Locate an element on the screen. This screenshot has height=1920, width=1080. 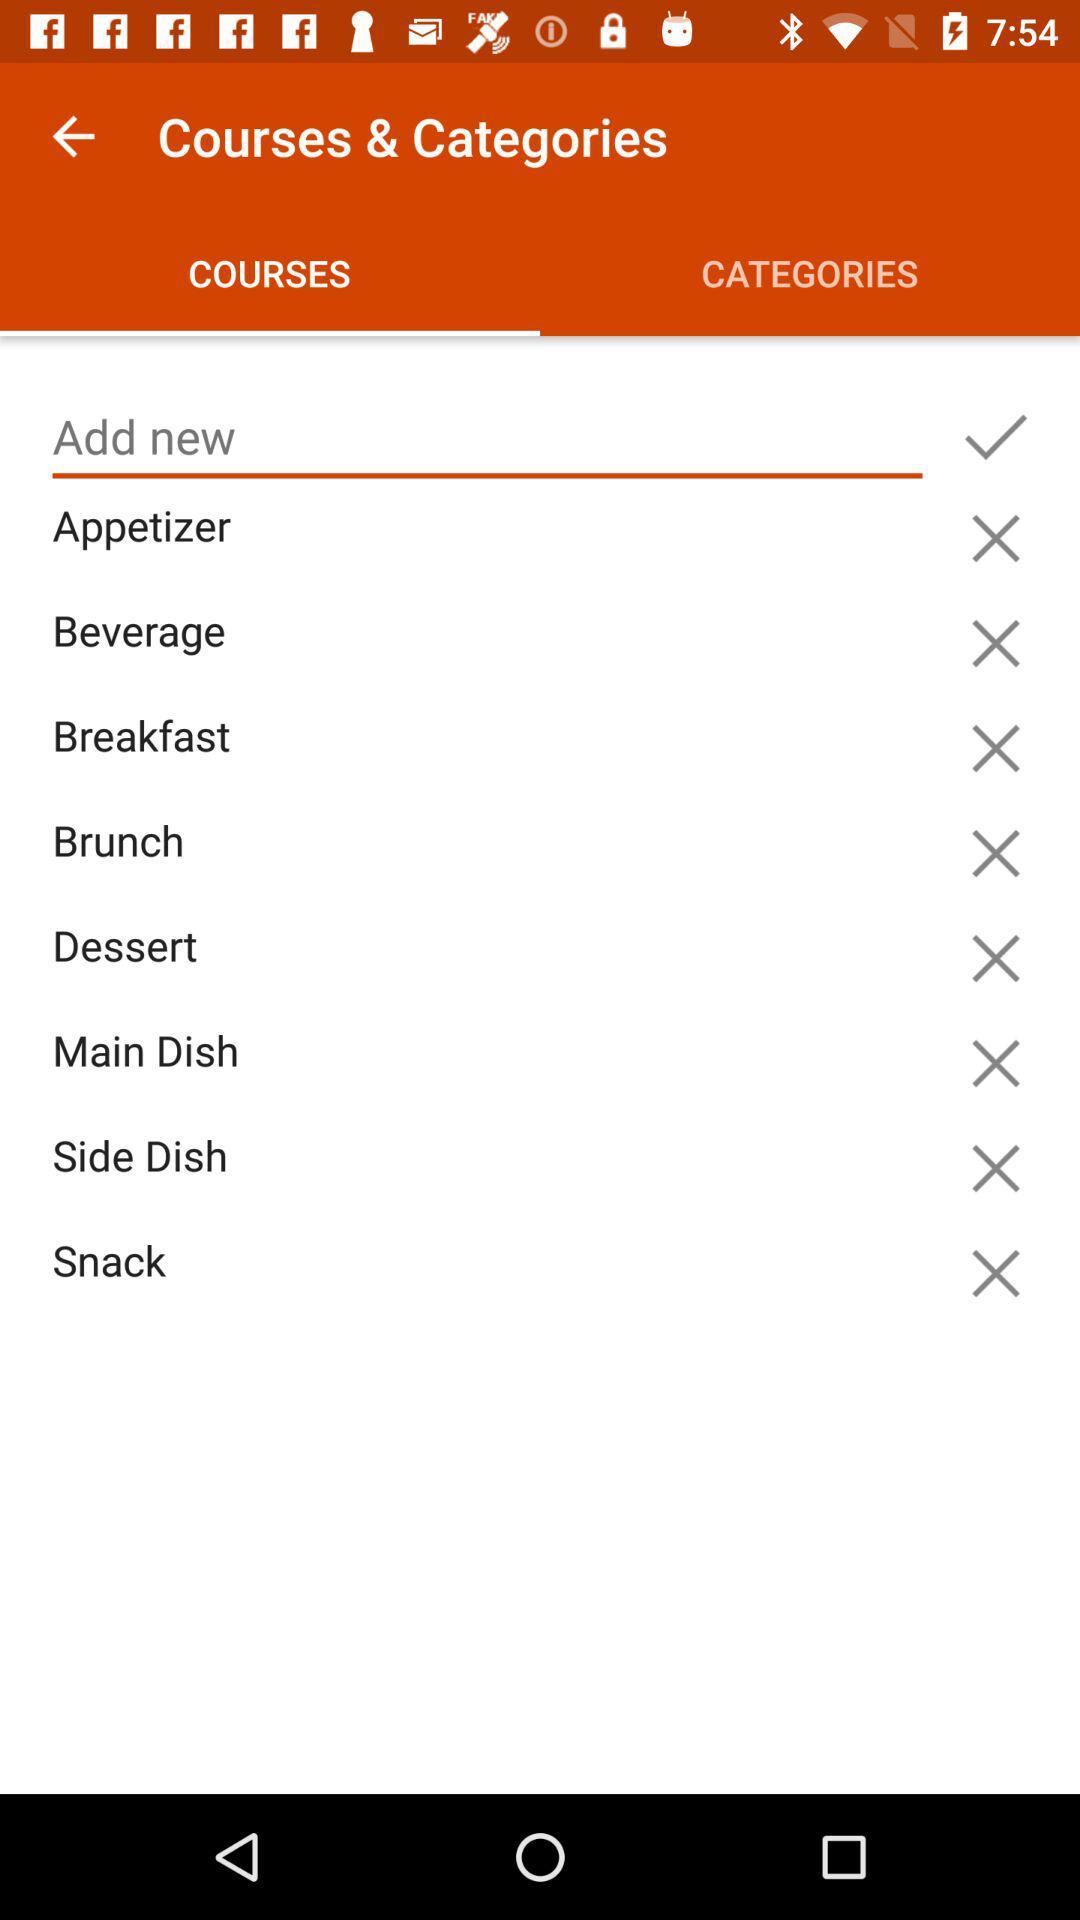
remove item is located at coordinates (995, 1062).